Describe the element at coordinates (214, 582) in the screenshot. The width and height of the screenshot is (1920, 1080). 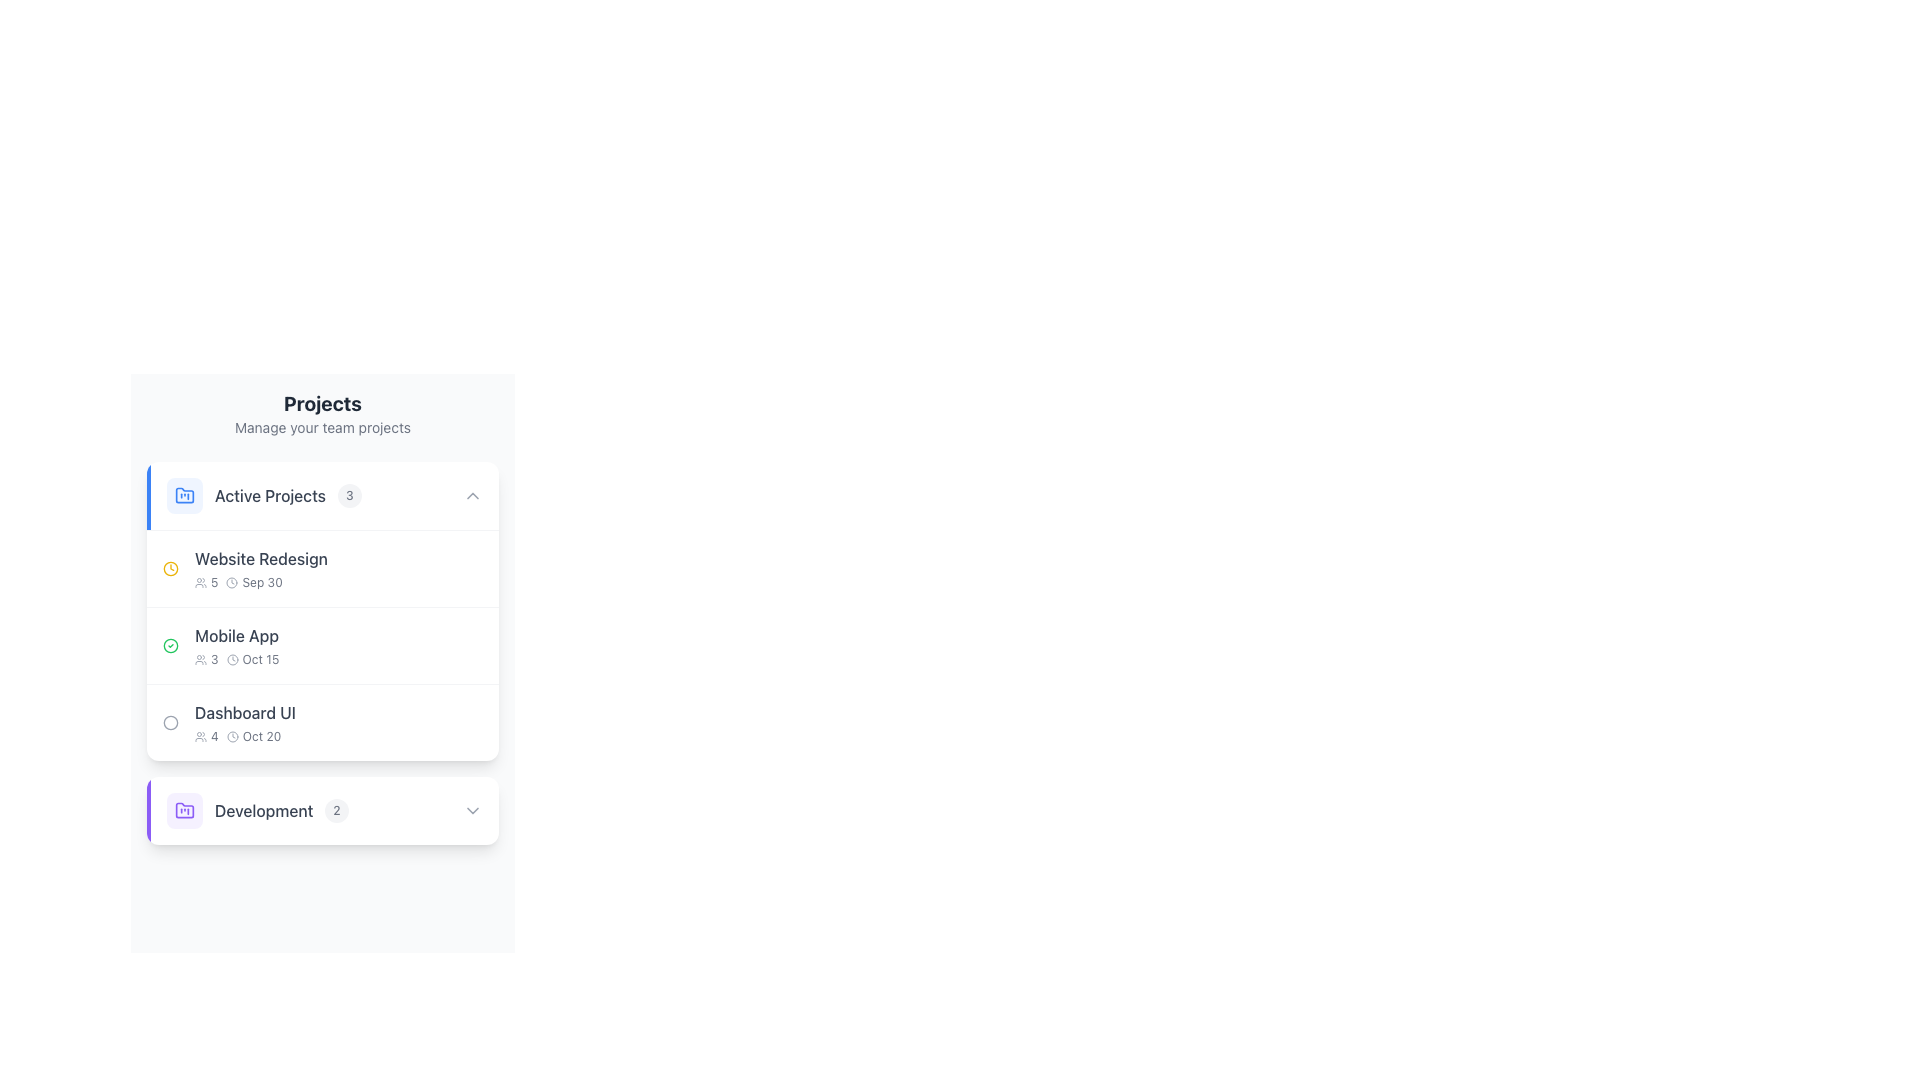
I see `the Text element that displays the user count information, positioned next to the user count icon` at that location.